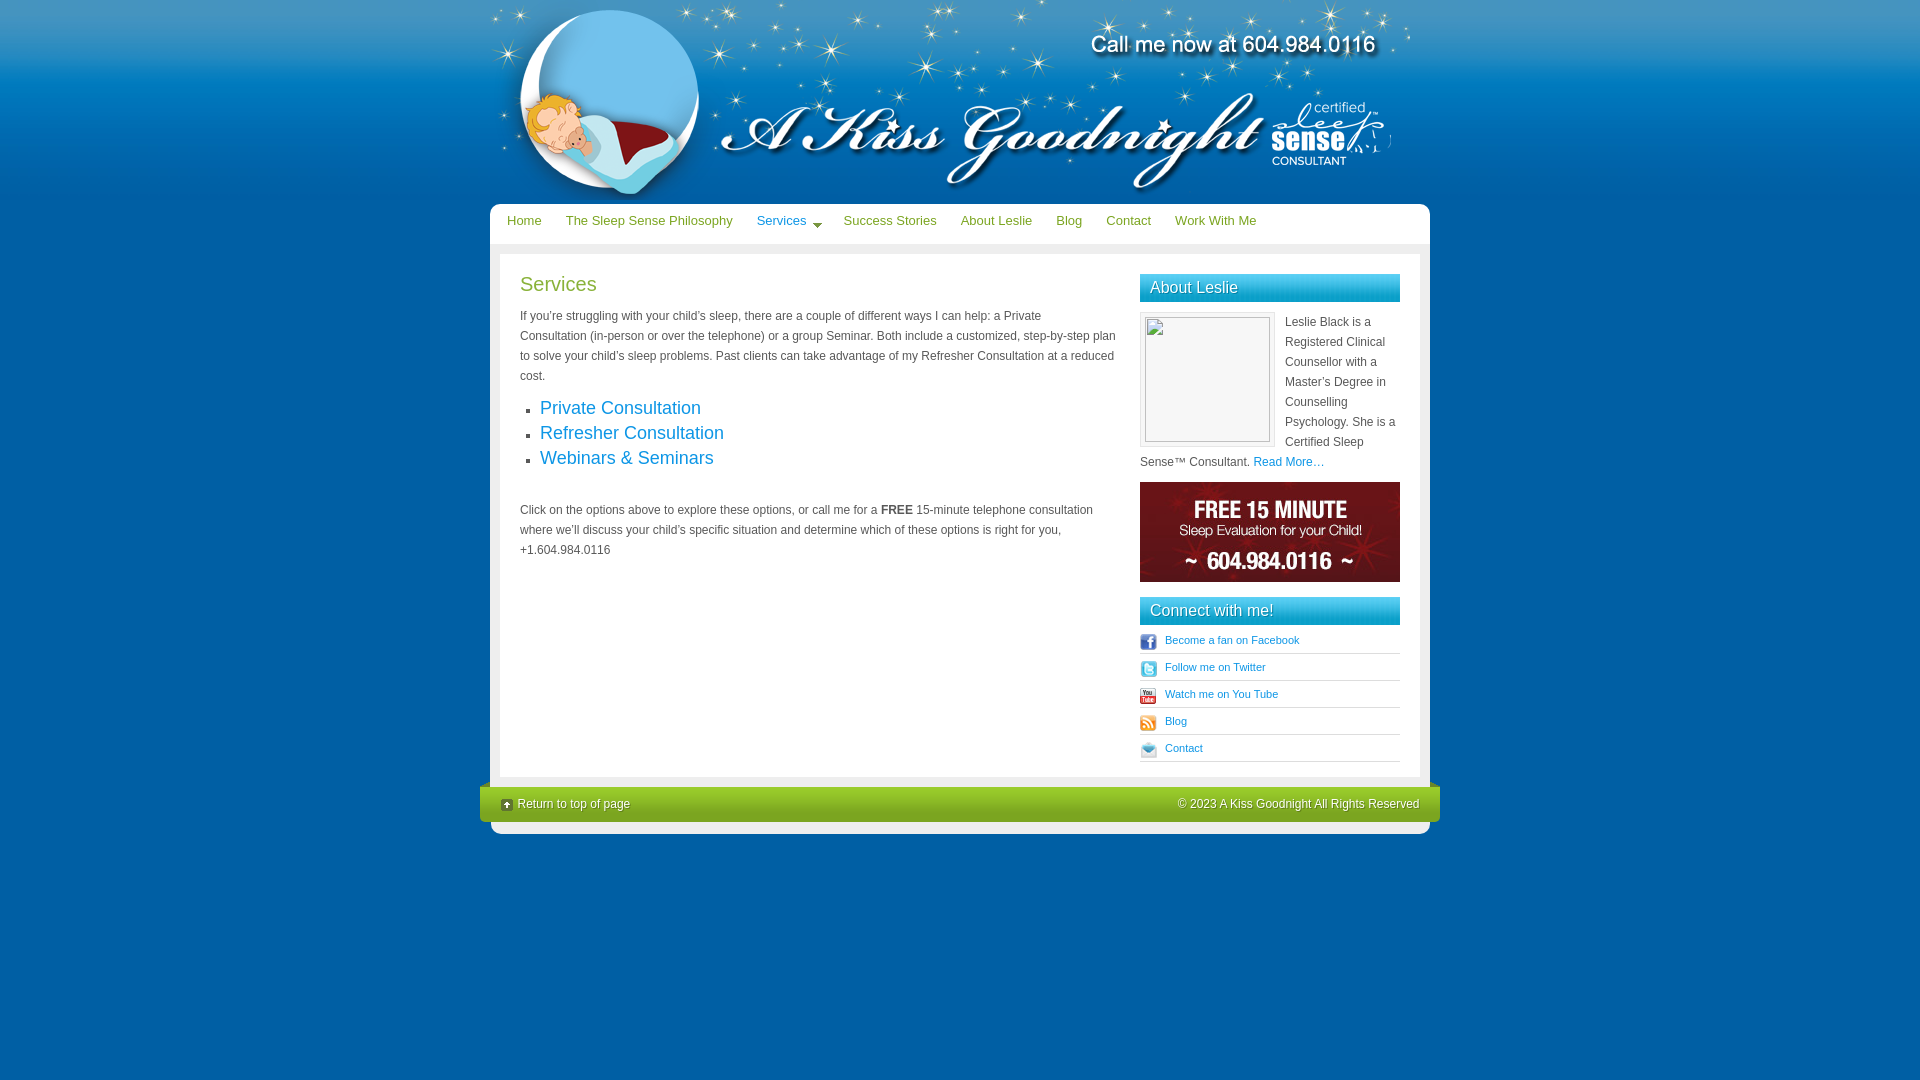 This screenshot has width=1920, height=1080. I want to click on 'Webinars & Seminars', so click(626, 458).